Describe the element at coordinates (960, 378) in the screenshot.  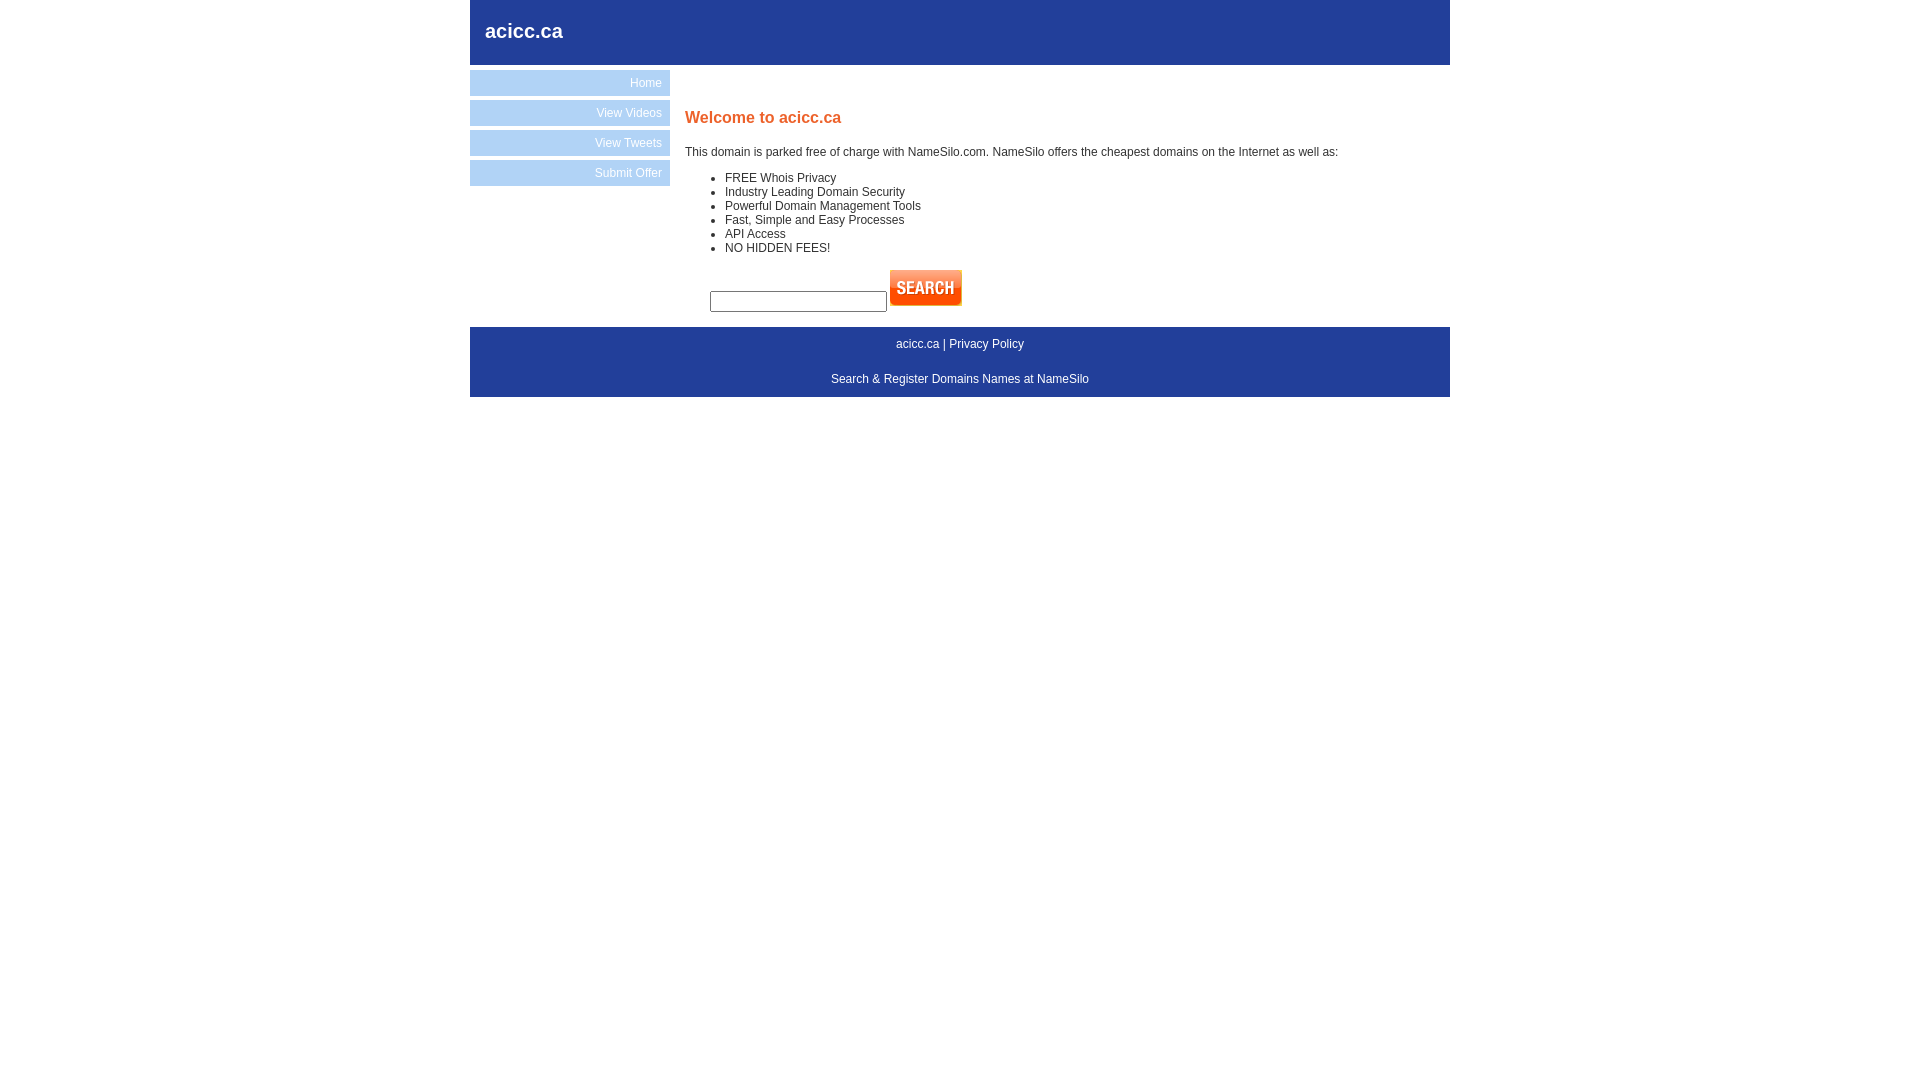
I see `'Search & Register Domains Names at NameSilo'` at that location.